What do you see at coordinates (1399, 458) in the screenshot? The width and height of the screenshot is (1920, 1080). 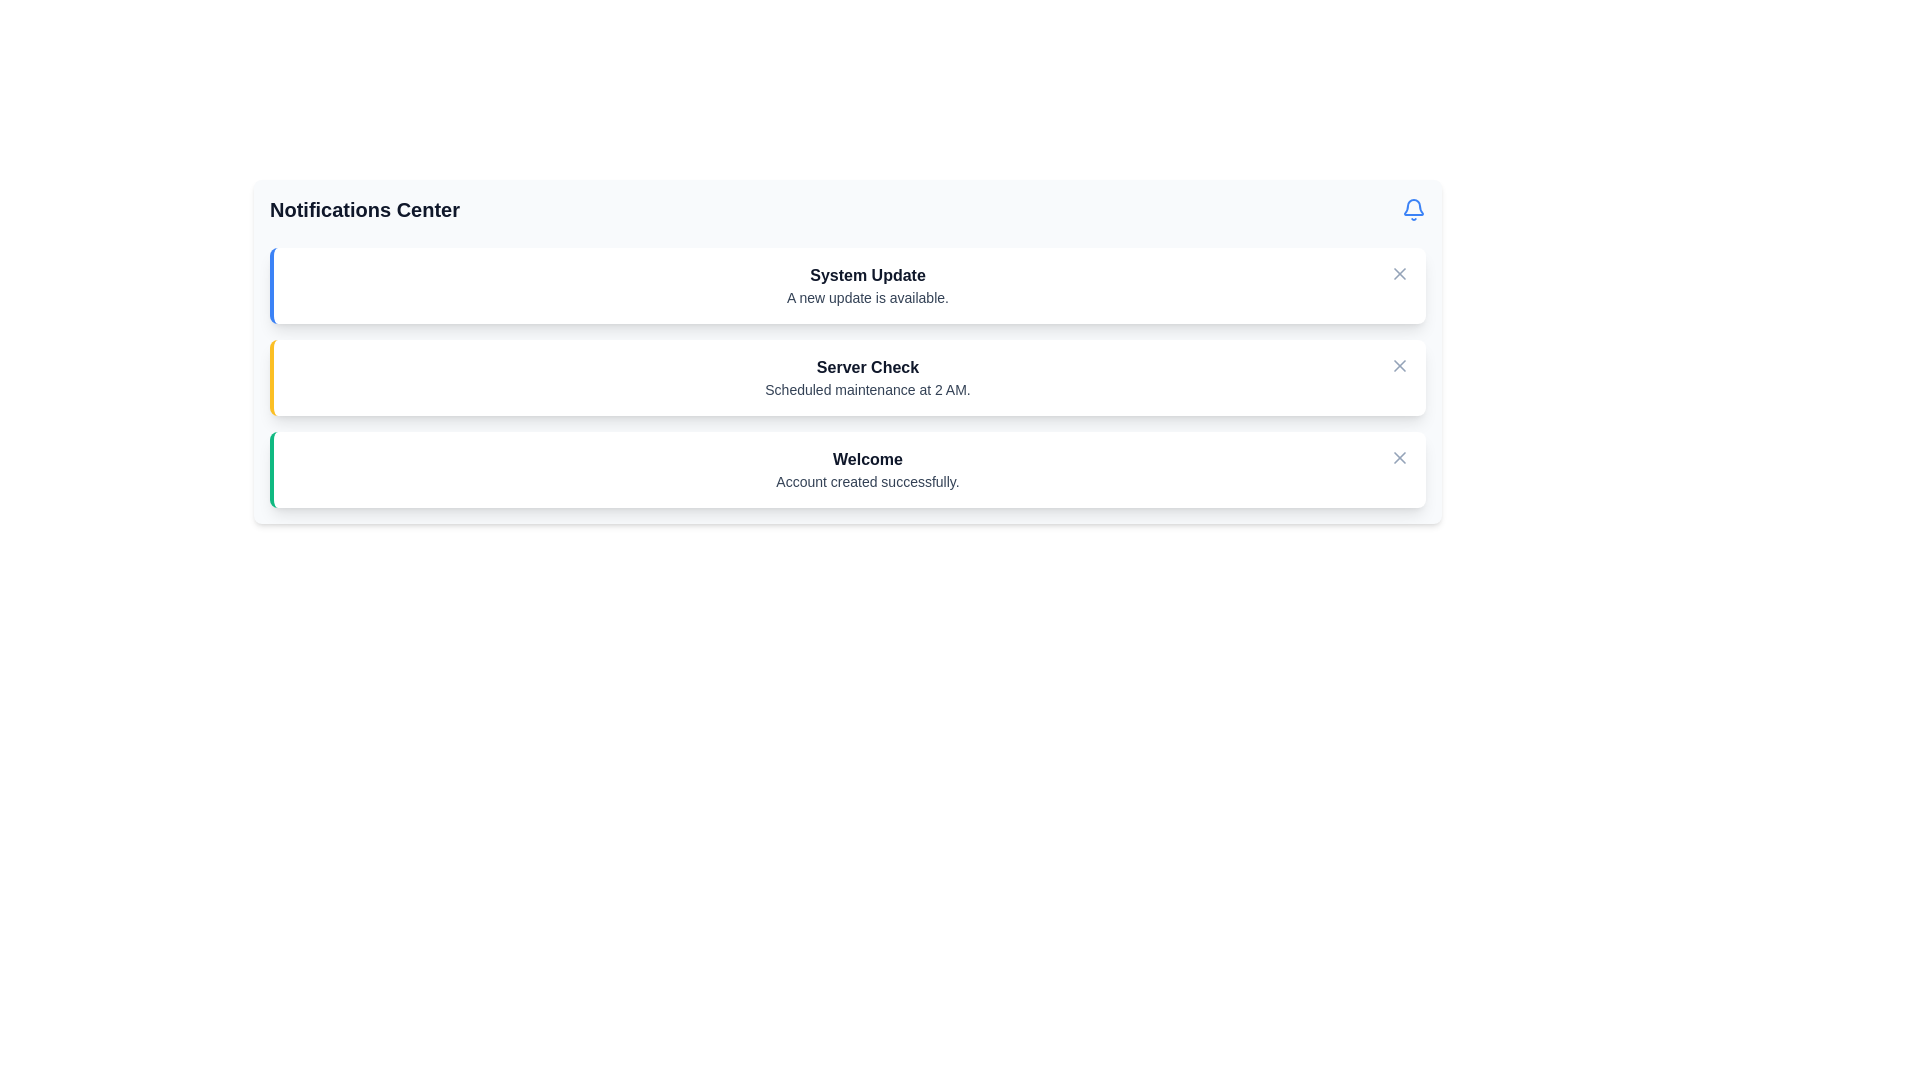 I see `the dismiss button located at the far right of the green-accented notification card titled 'Welcome', next to the text 'Account created successfully.'` at bounding box center [1399, 458].